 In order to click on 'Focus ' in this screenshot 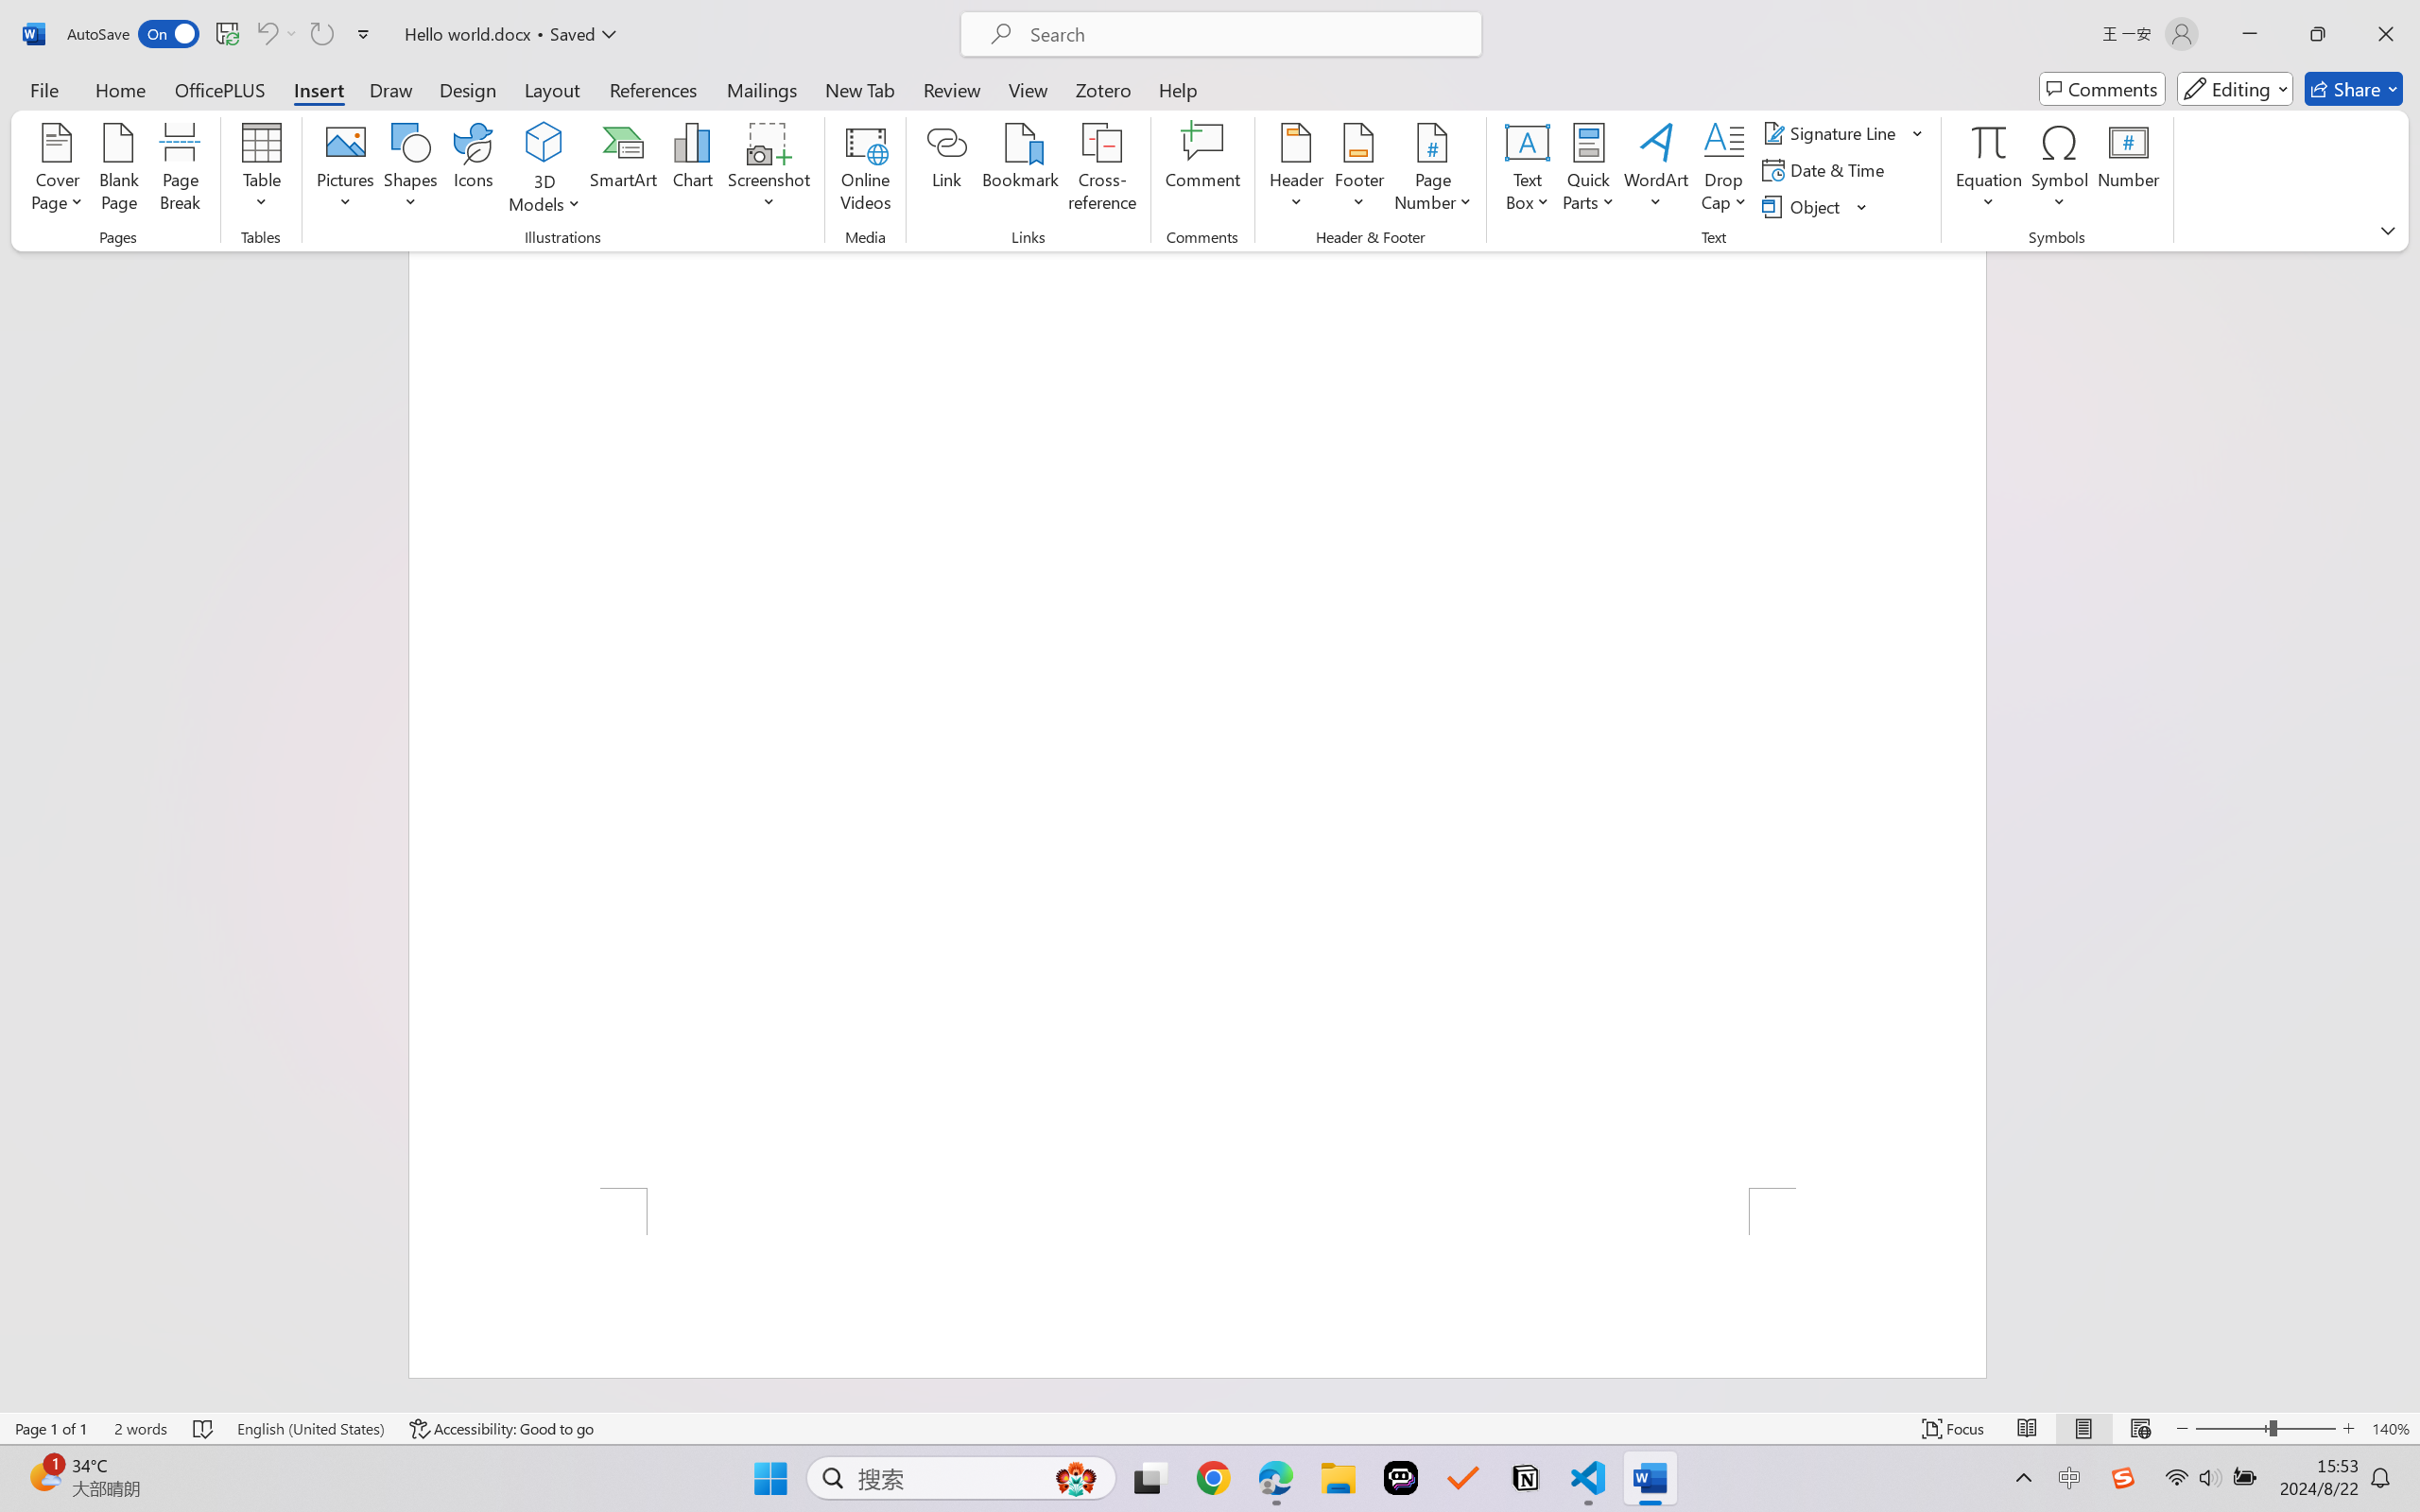, I will do `click(1953, 1428)`.